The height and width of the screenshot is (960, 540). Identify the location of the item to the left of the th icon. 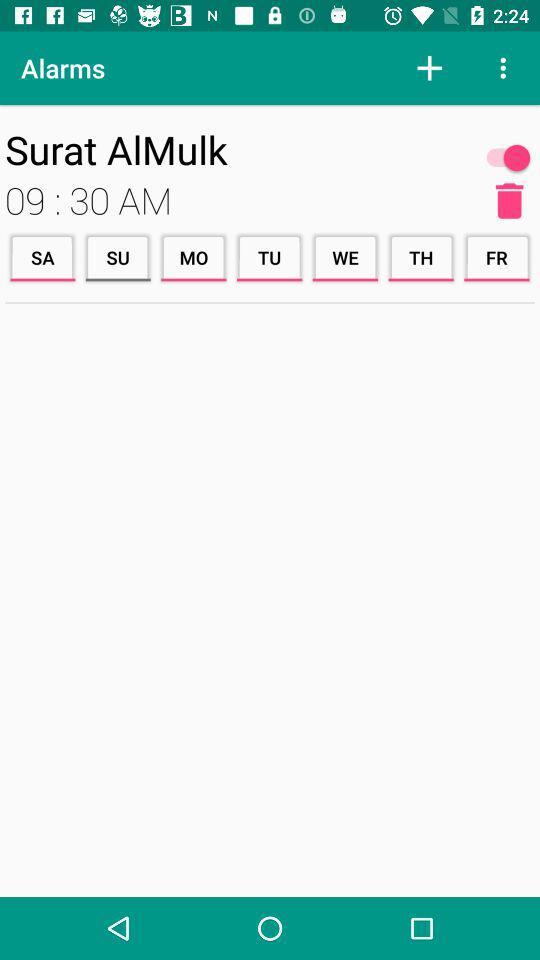
(344, 256).